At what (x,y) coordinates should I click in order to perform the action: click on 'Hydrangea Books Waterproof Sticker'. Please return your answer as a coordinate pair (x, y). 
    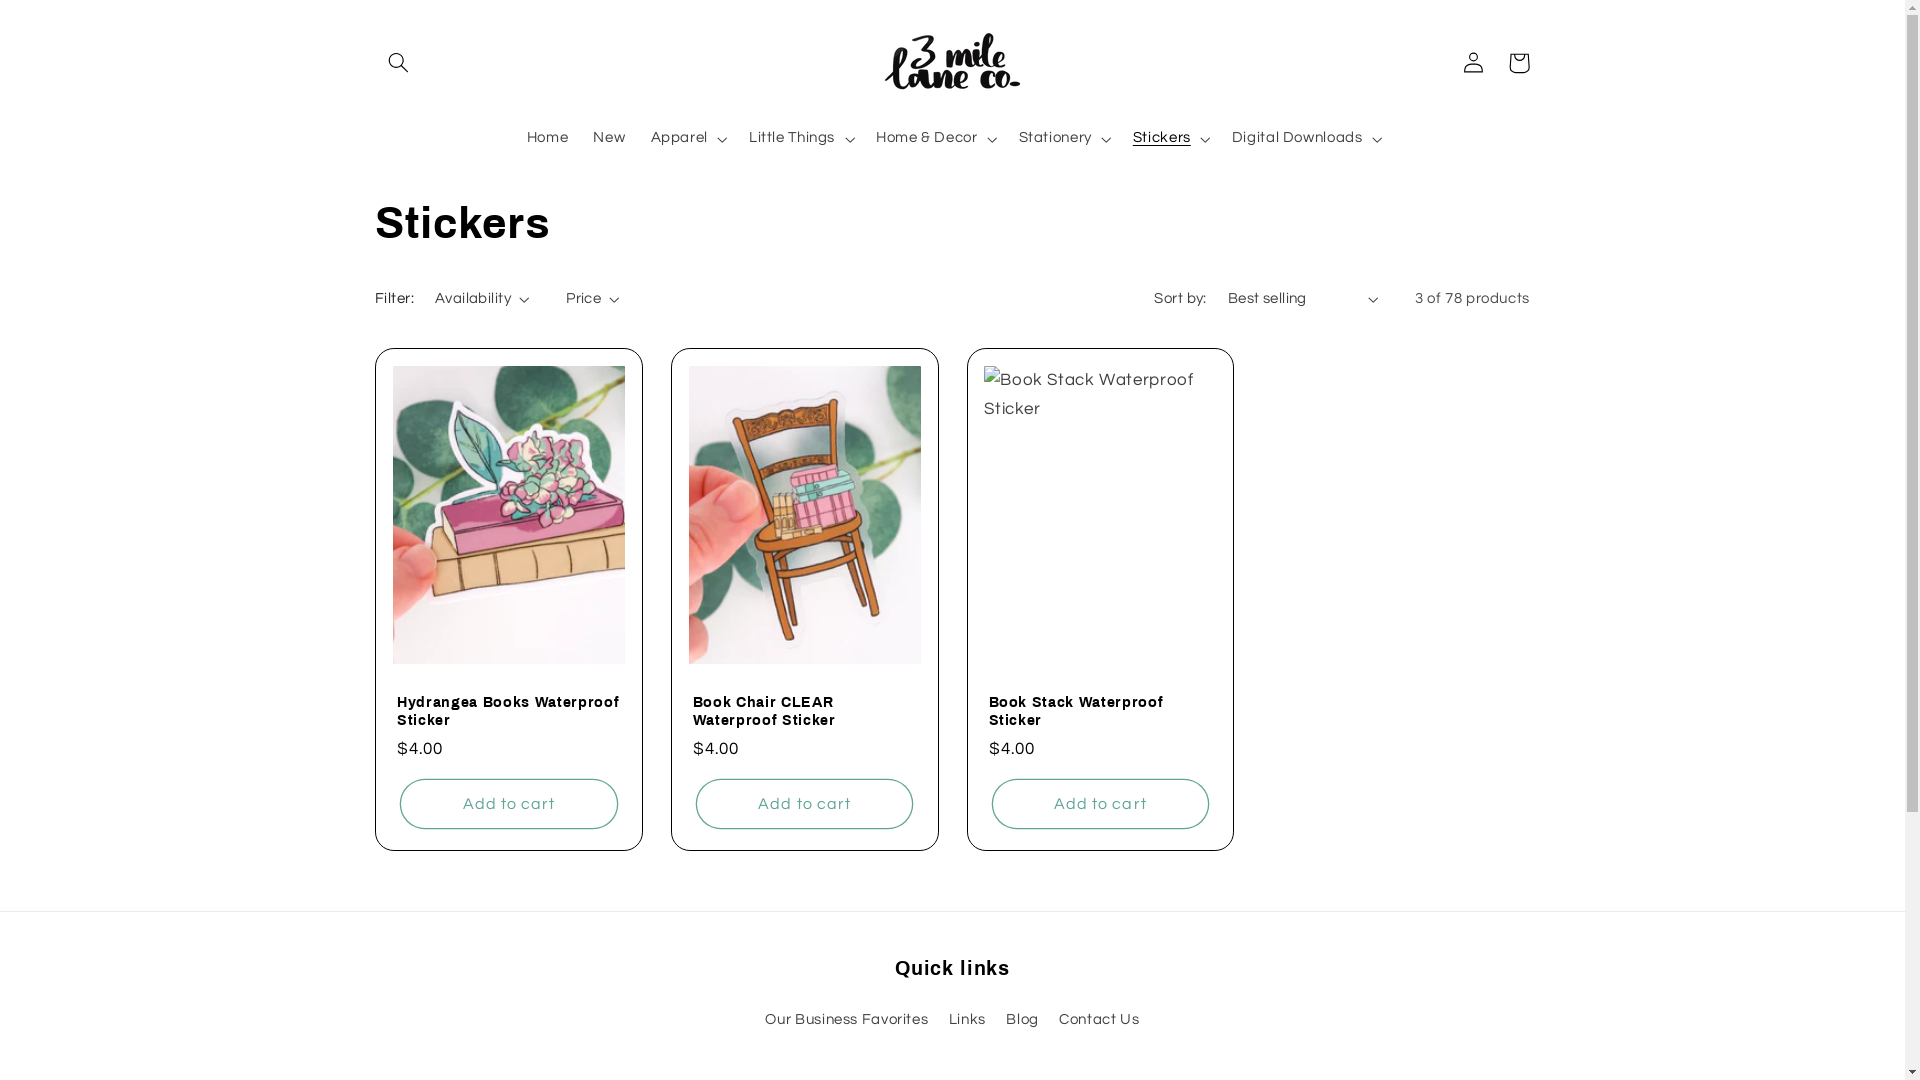
    Looking at the image, I should click on (508, 710).